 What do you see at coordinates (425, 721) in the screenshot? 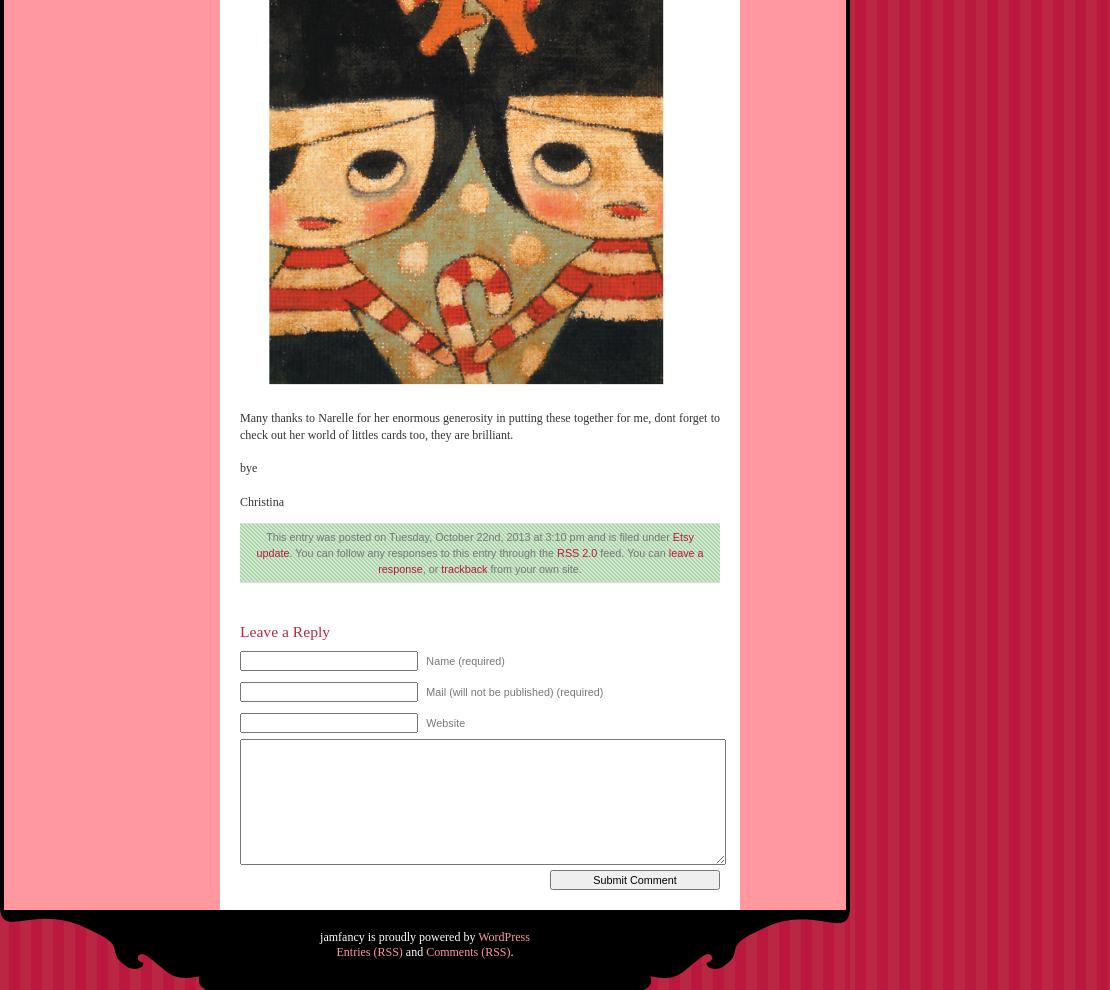
I see `'Website'` at bounding box center [425, 721].